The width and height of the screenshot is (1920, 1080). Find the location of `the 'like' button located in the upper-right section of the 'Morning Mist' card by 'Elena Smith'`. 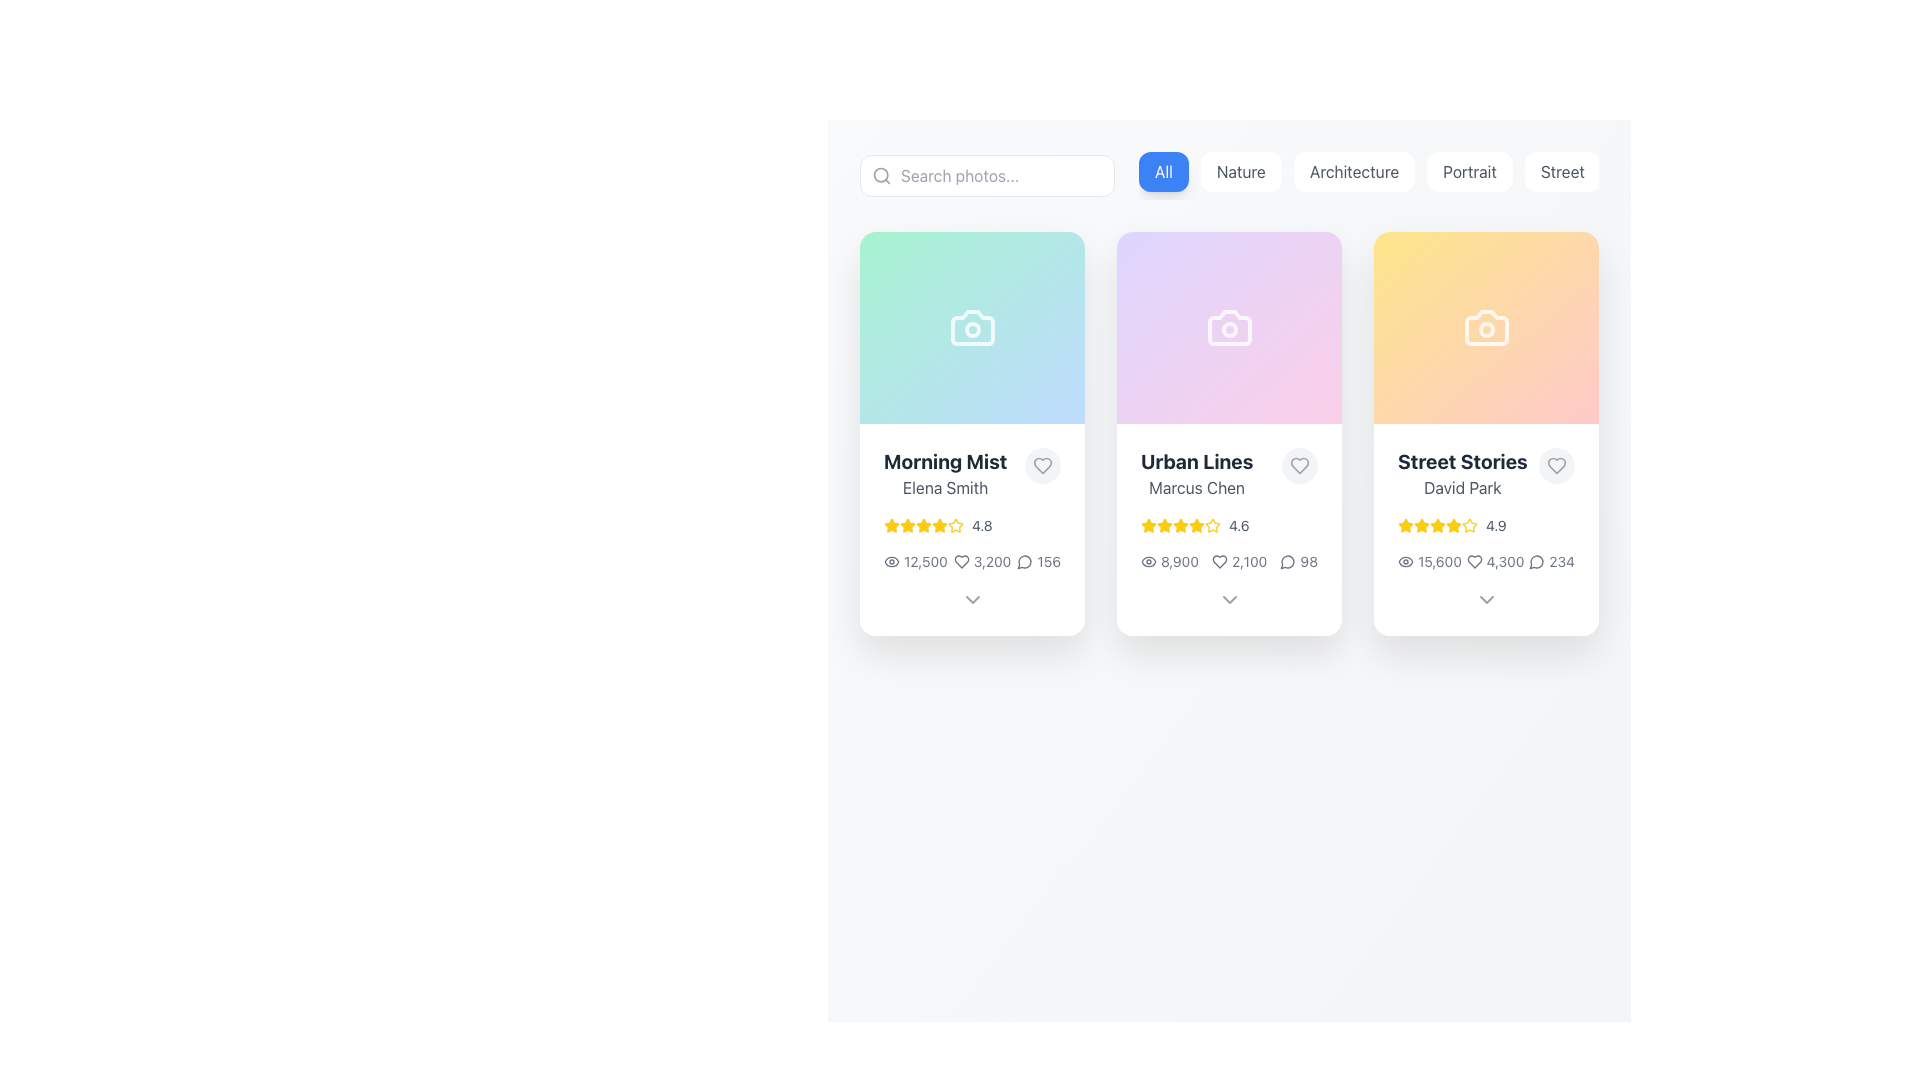

the 'like' button located in the upper-right section of the 'Morning Mist' card by 'Elena Smith' is located at coordinates (1041, 466).